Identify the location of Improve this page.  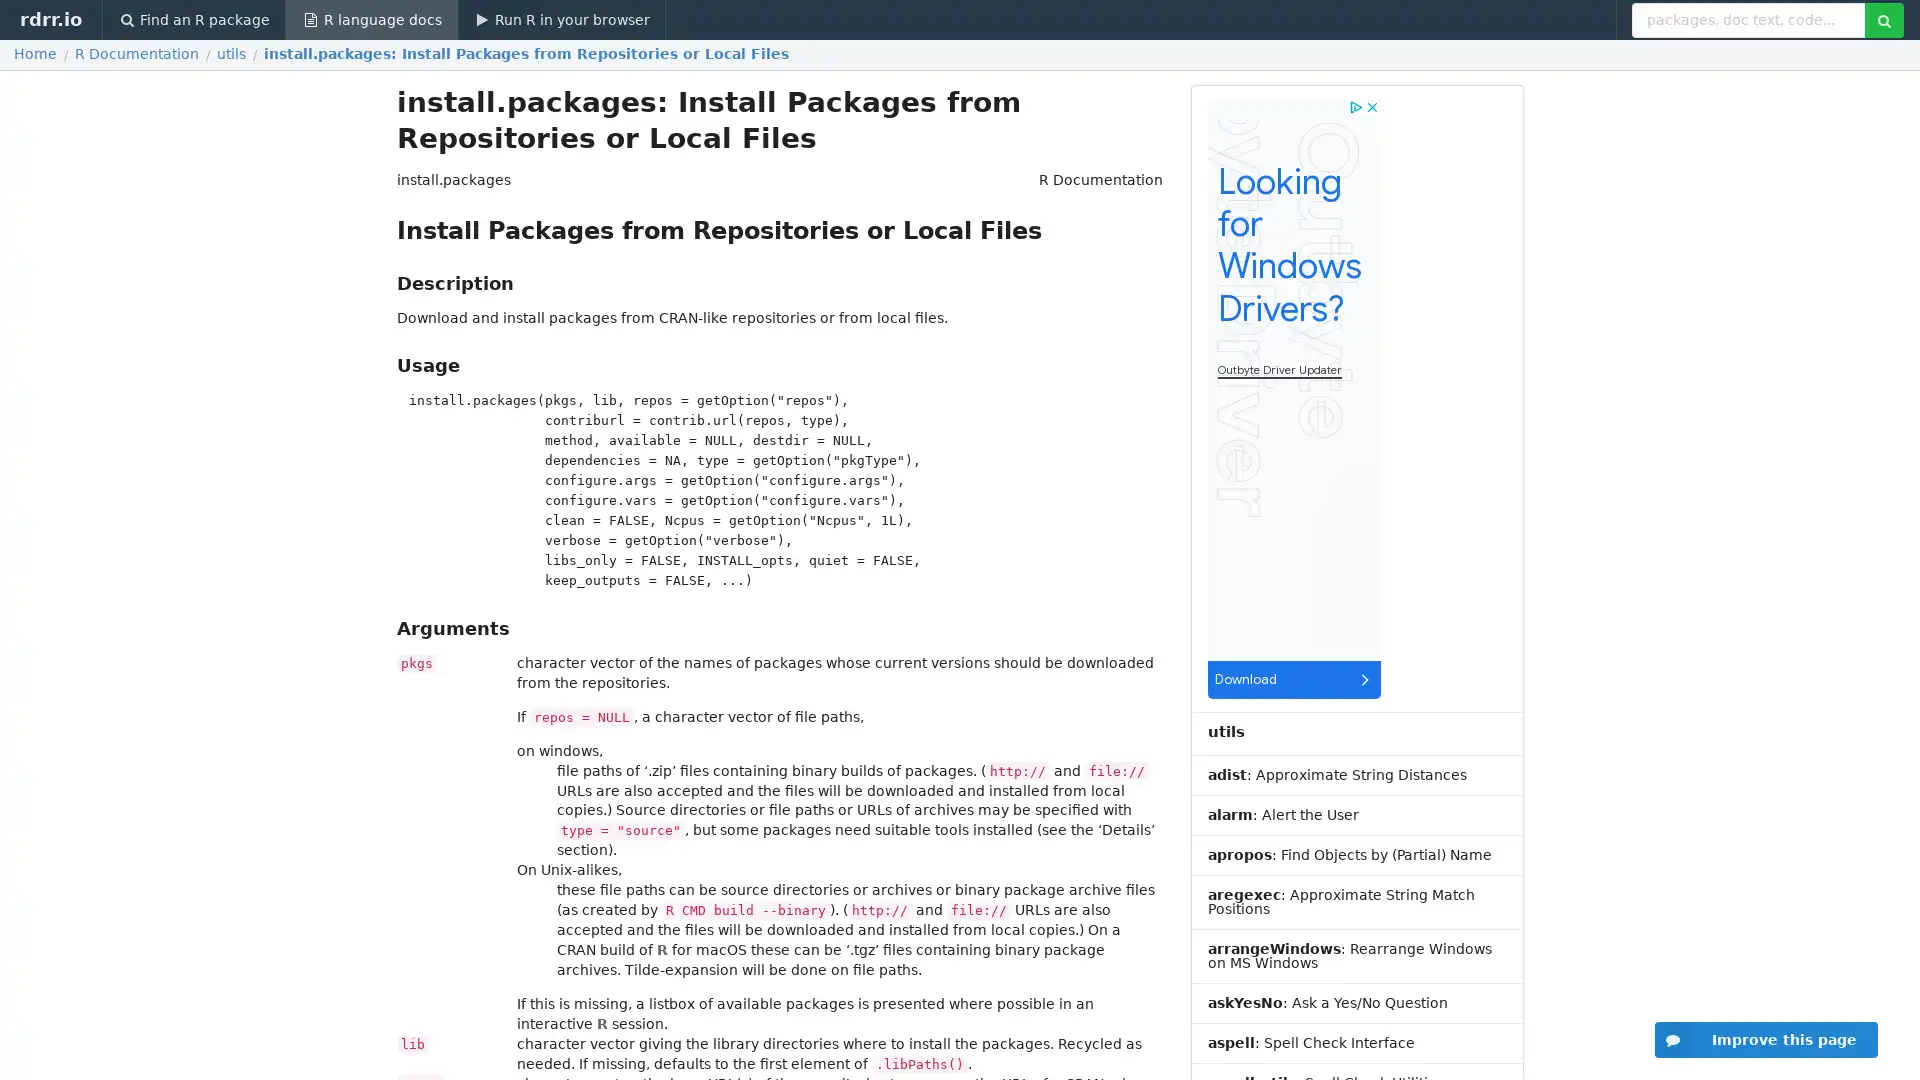
(1766, 1039).